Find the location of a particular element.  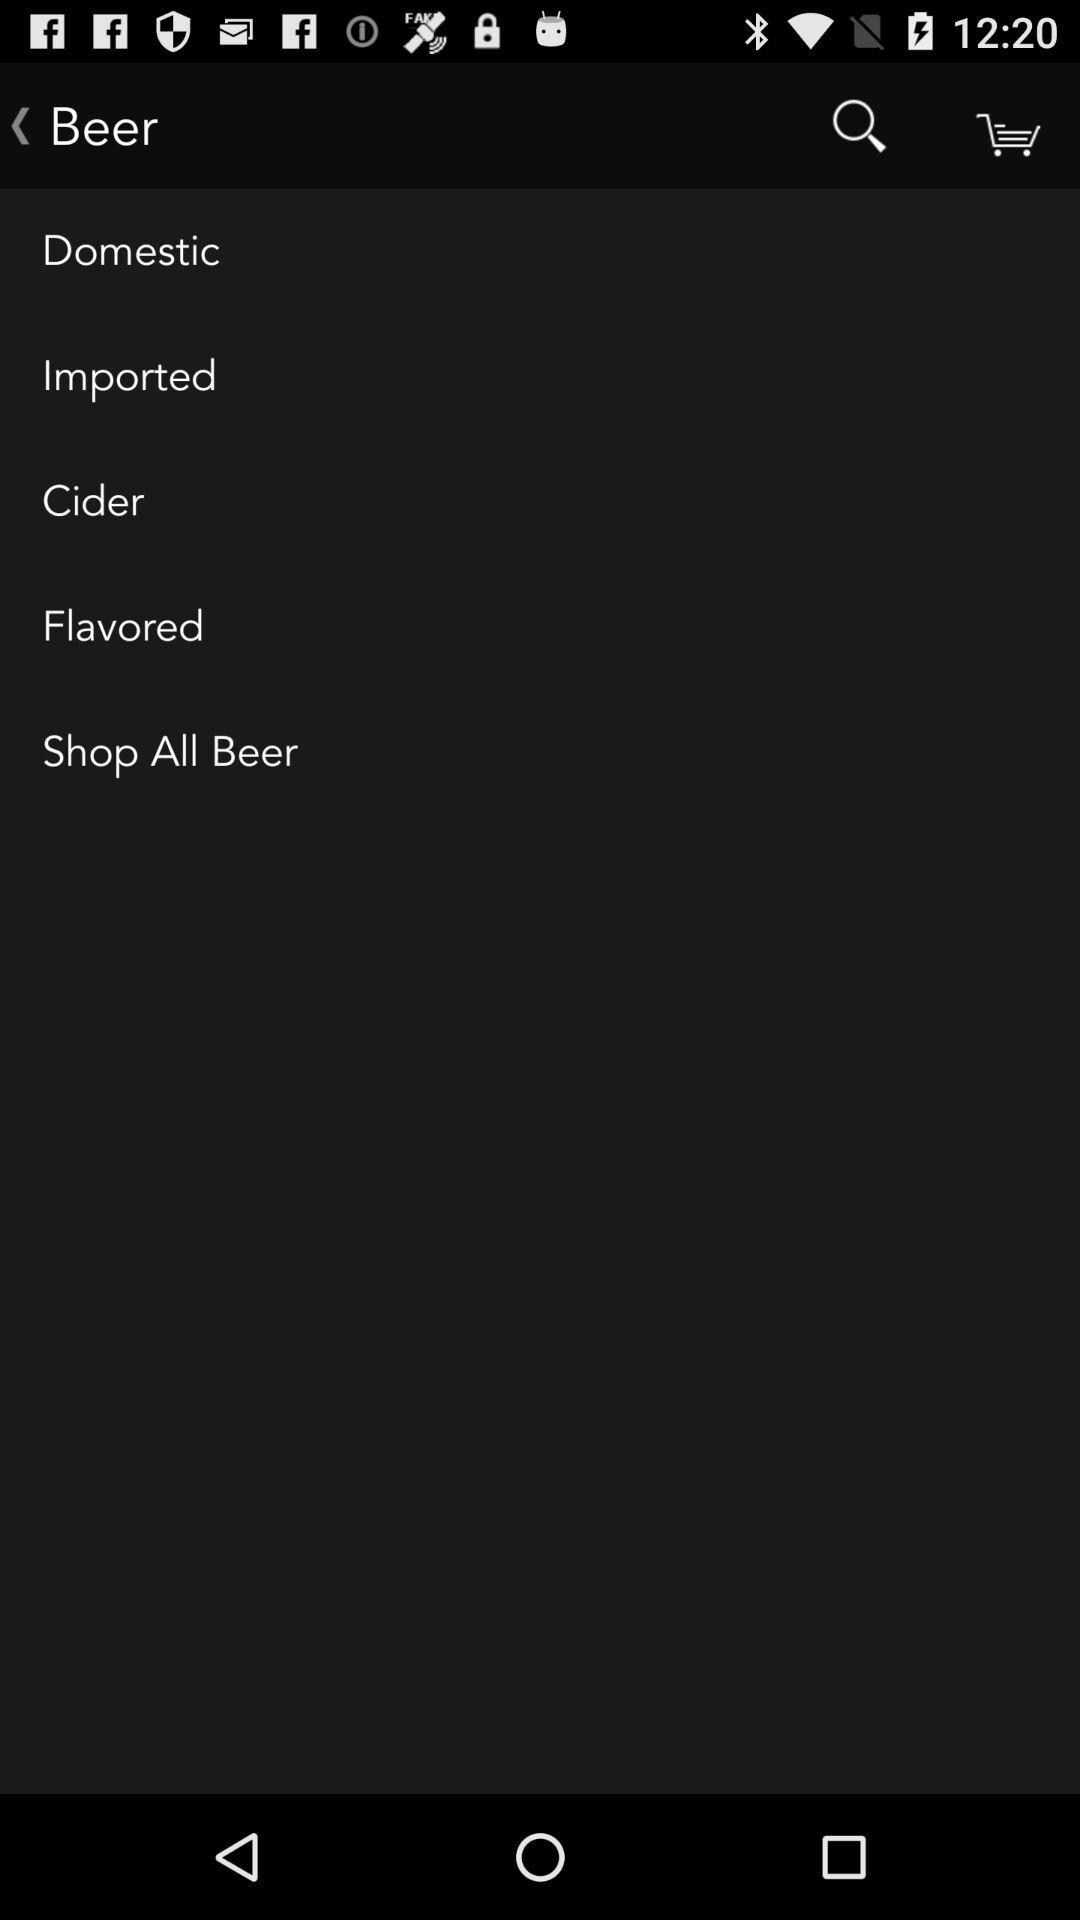

imported is located at coordinates (540, 377).